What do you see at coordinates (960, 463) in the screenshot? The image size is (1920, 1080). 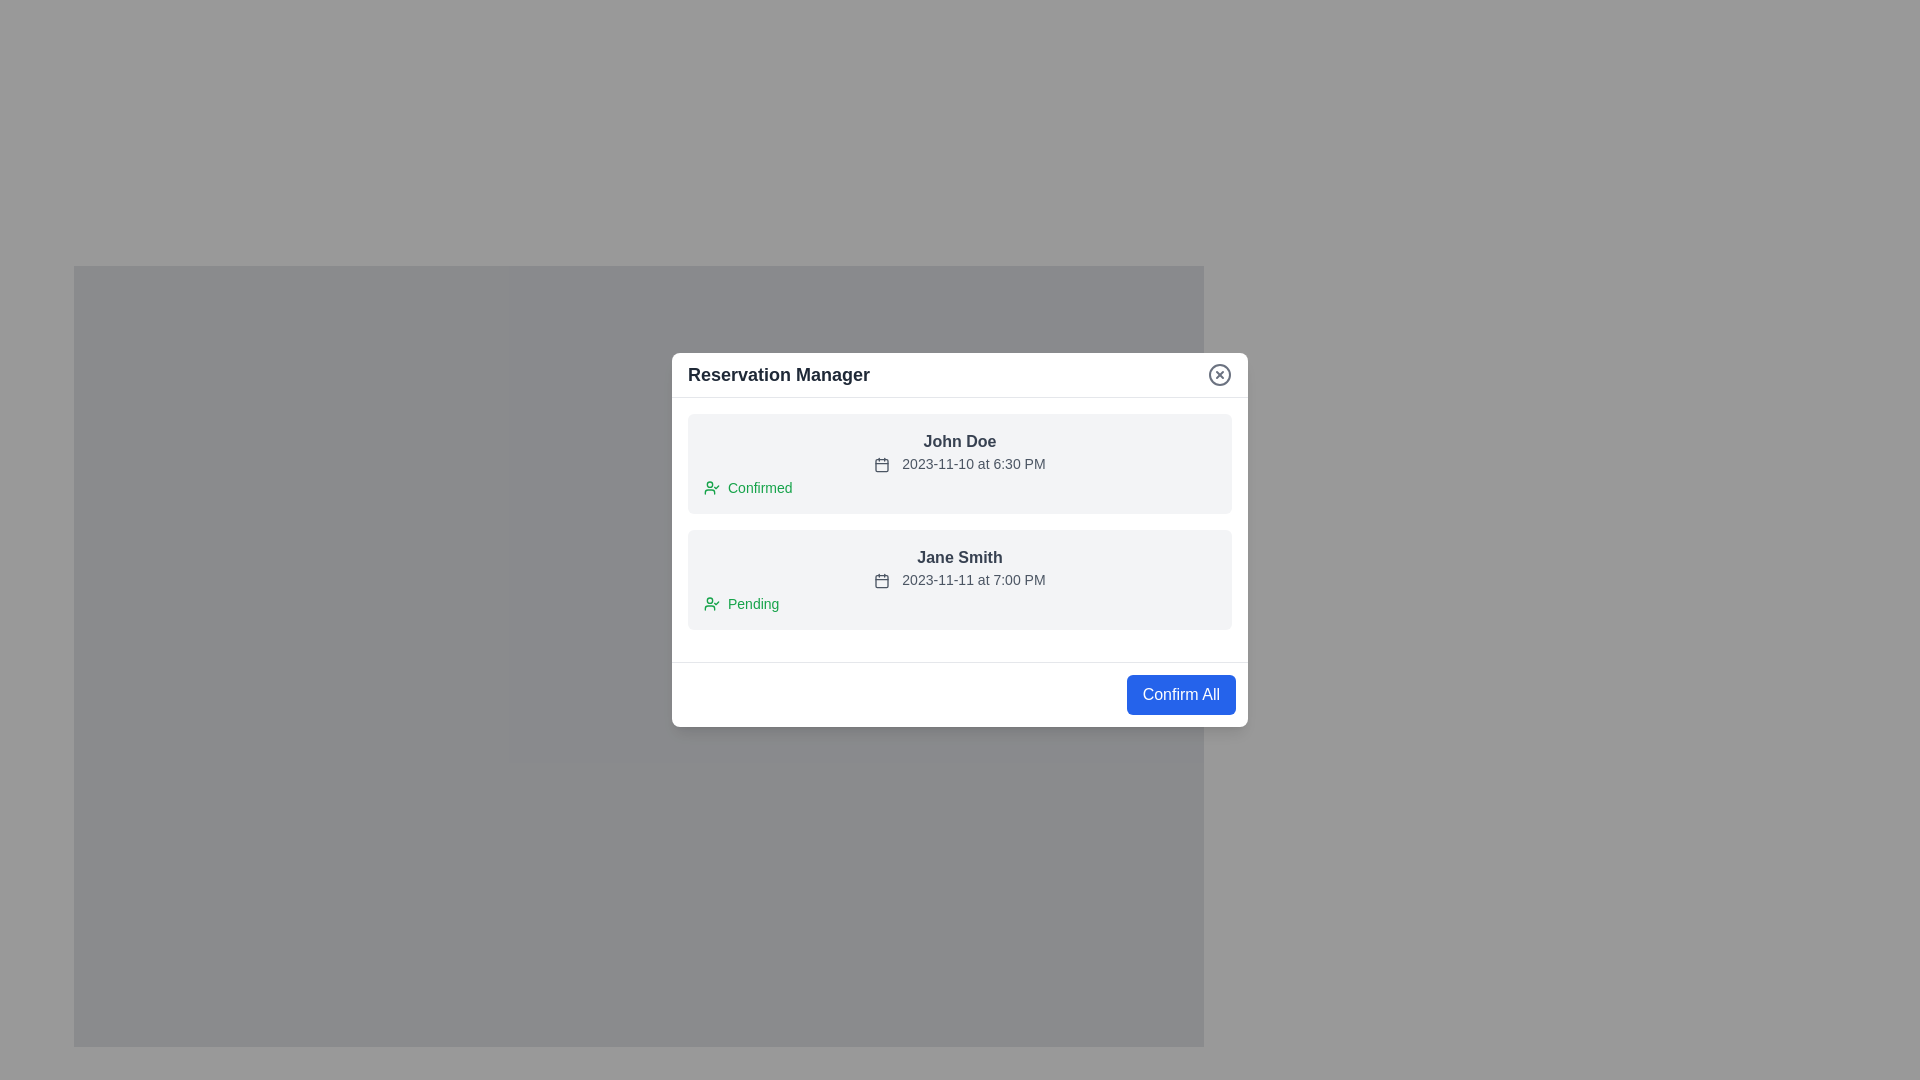 I see `text content of the small text component displaying the date and time '2023-11-10 at 6:30 PM' with a calendar icon to its left, which is located beneath 'John Doe' and above the 'Confirmed' label` at bounding box center [960, 463].